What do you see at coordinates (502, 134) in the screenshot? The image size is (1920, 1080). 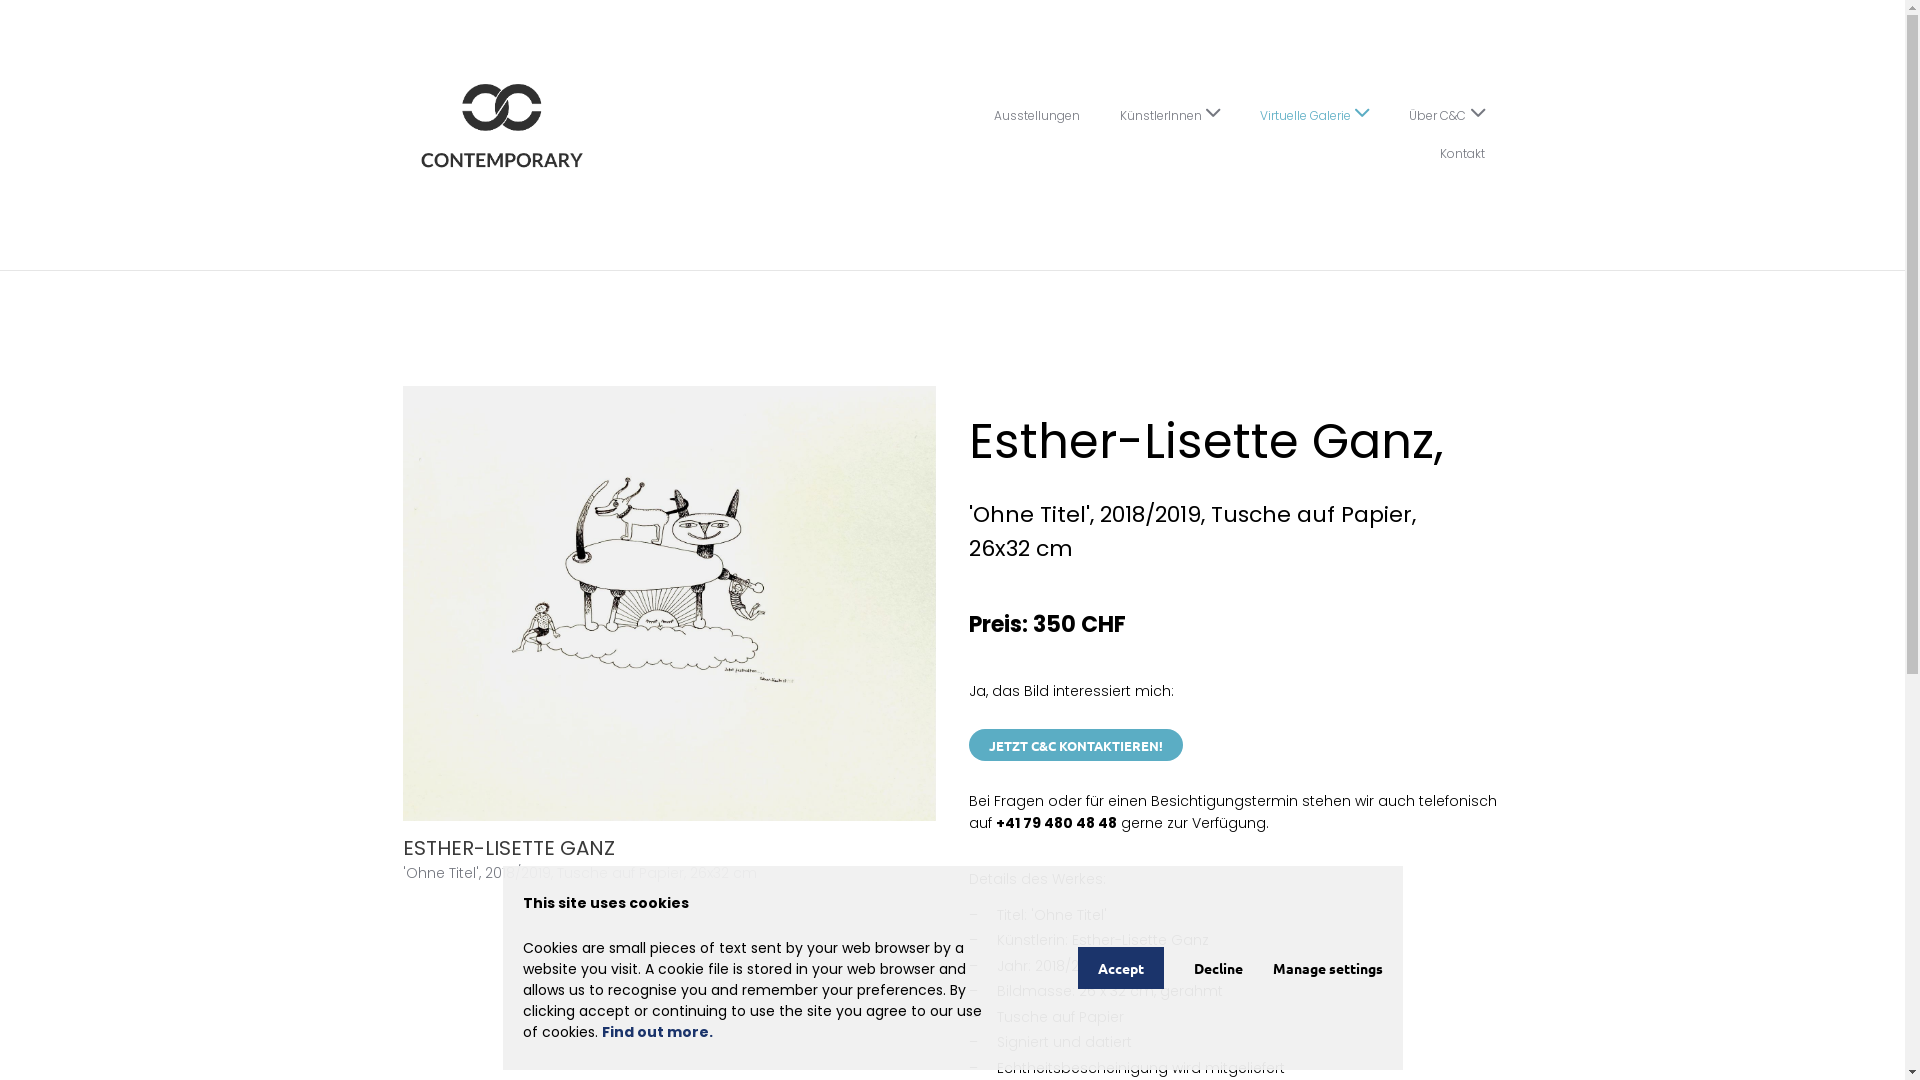 I see `'C&C Contemporary'` at bounding box center [502, 134].